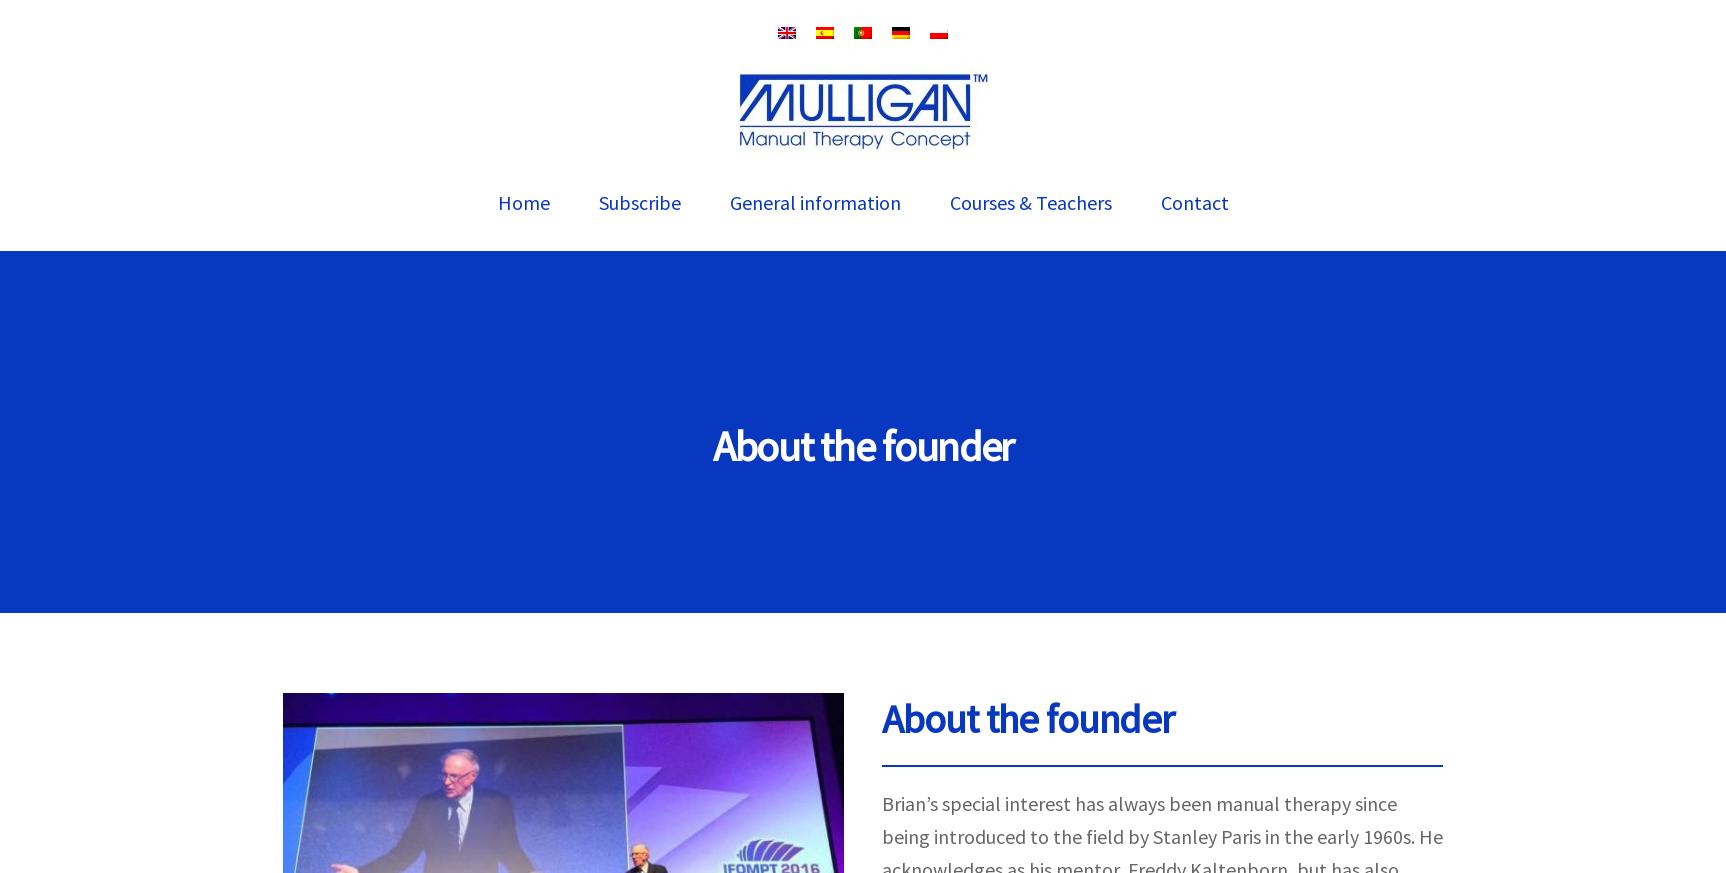 The image size is (1726, 873). What do you see at coordinates (913, 650) in the screenshot?
I see `'Ball Dynamics Award for Excellence in a Published Case Study (1997)'` at bounding box center [913, 650].